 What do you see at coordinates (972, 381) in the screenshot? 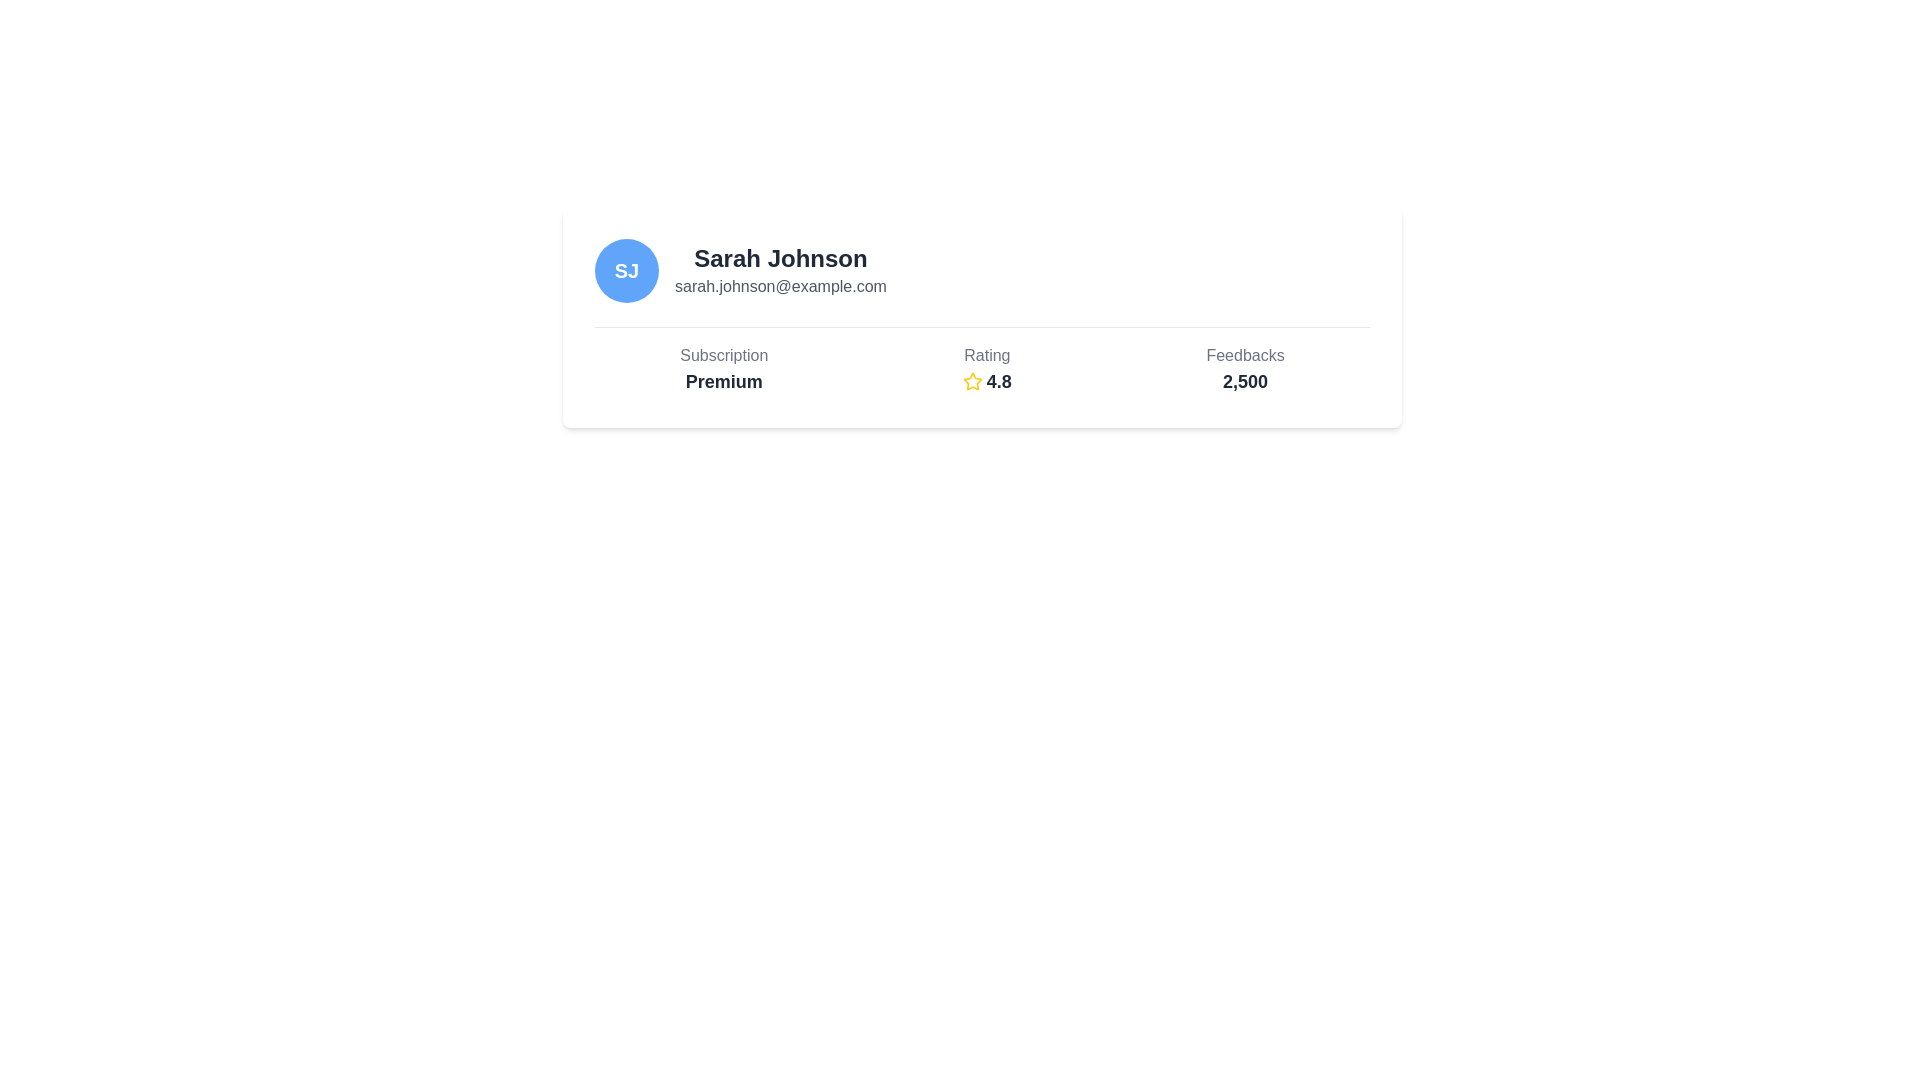
I see `the star-shaped icon with a golden yellow outline, located next to the numerical rating '4.8' under the 'Rating' column` at bounding box center [972, 381].